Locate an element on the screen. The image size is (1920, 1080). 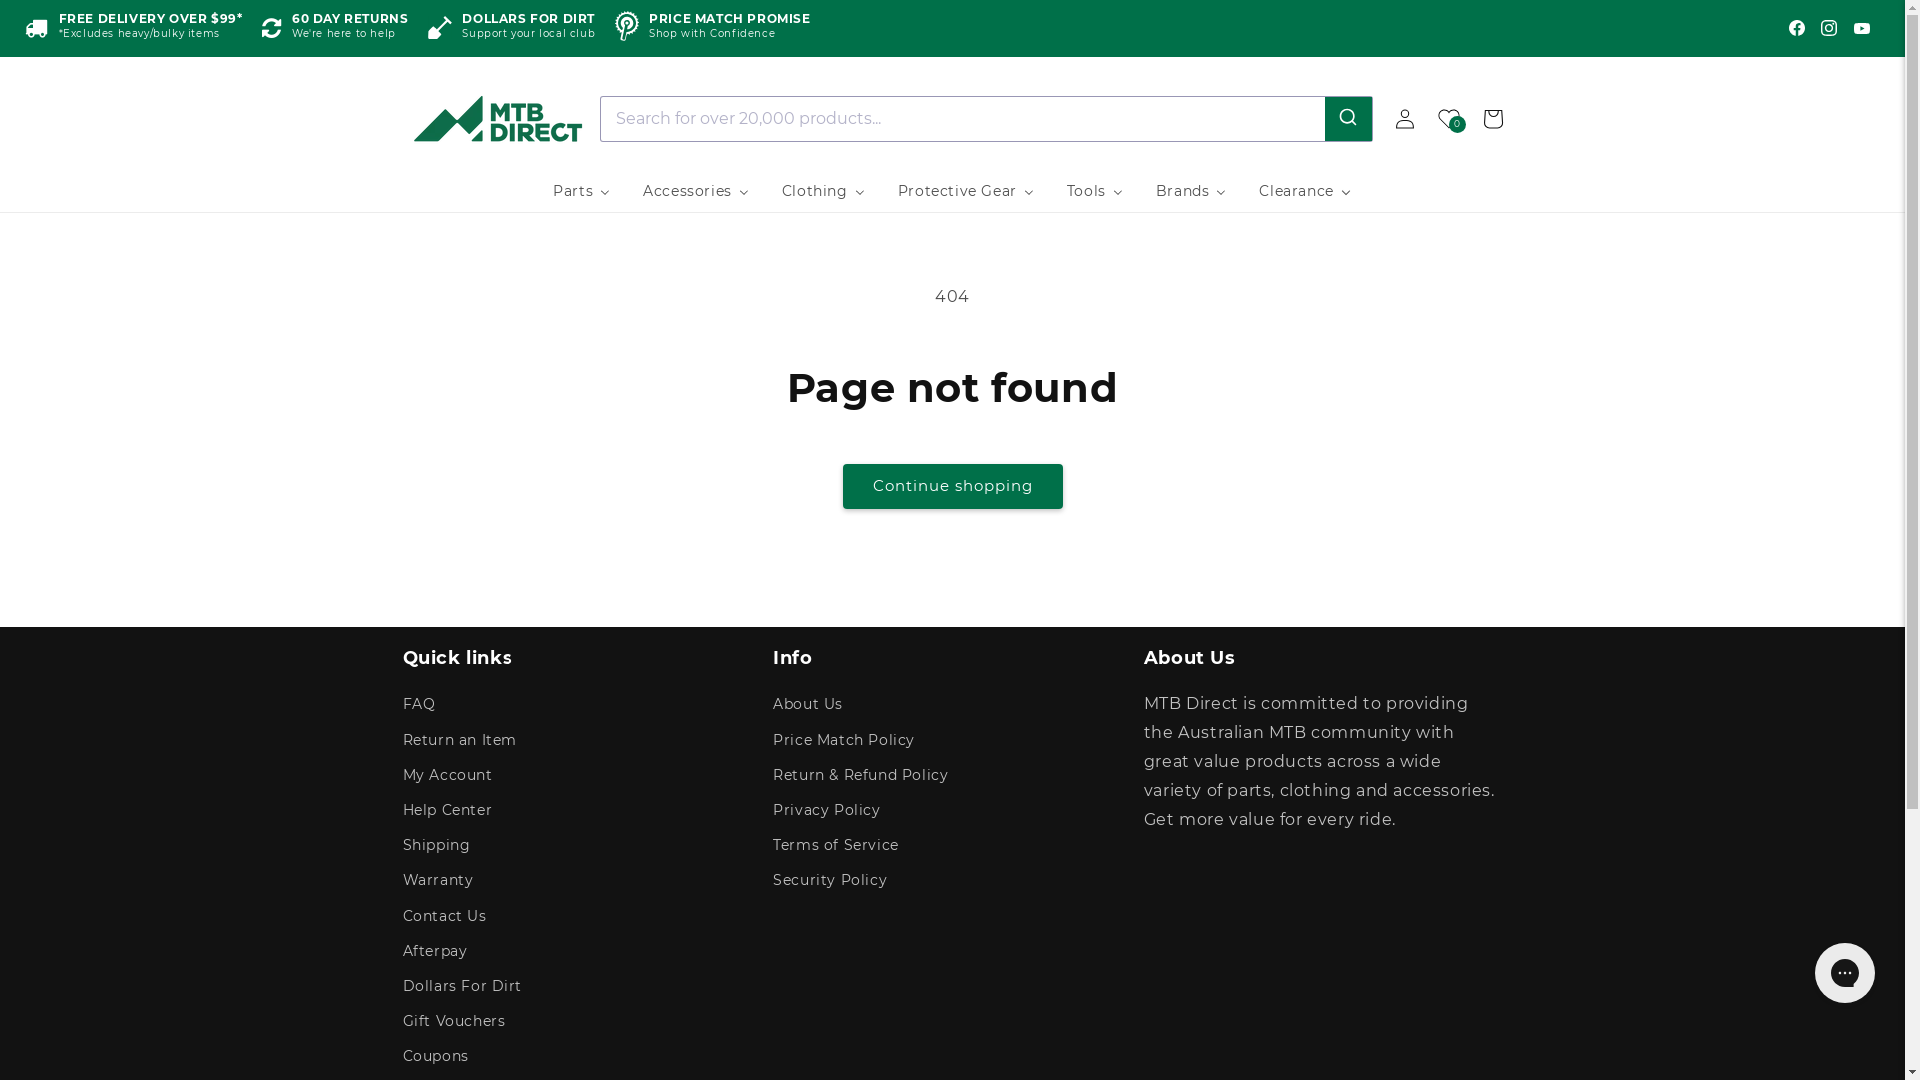
'Shipping' is located at coordinates (435, 845).